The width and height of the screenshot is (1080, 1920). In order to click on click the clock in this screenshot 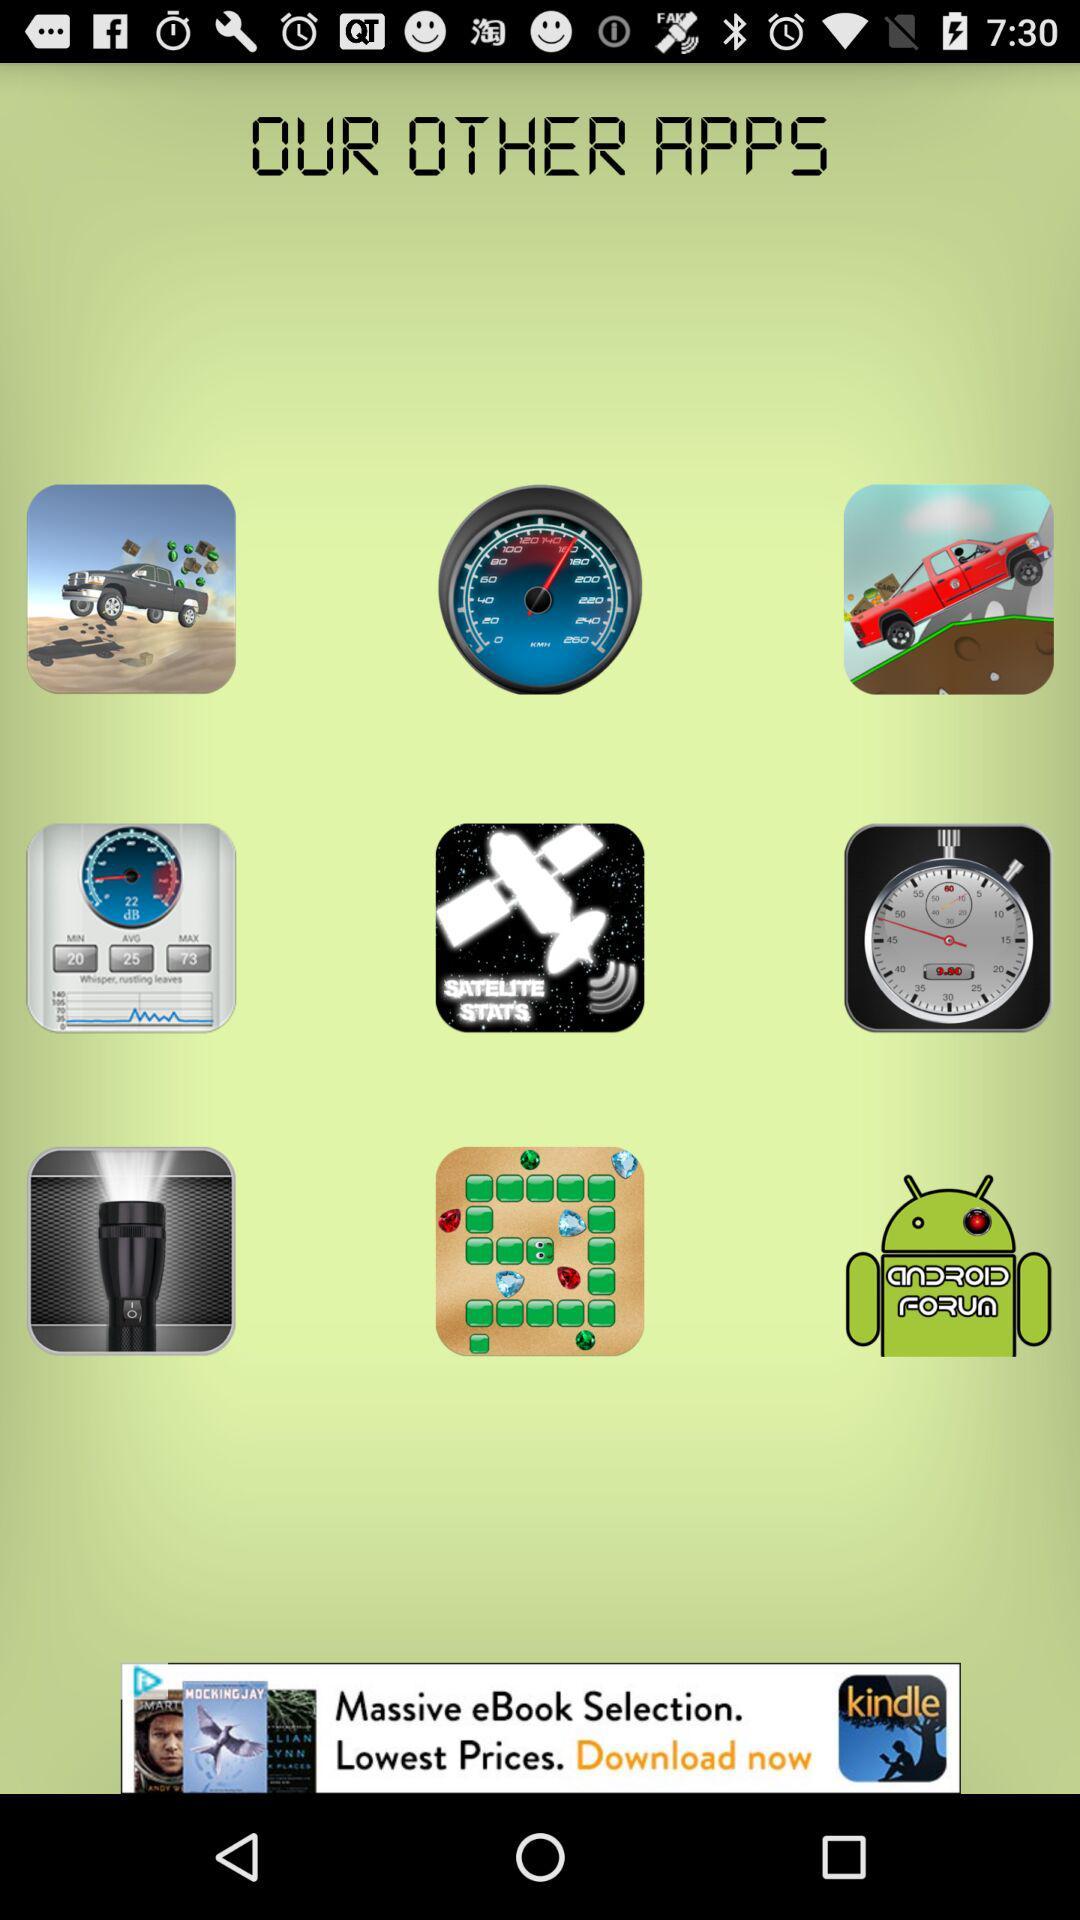, I will do `click(947, 927)`.